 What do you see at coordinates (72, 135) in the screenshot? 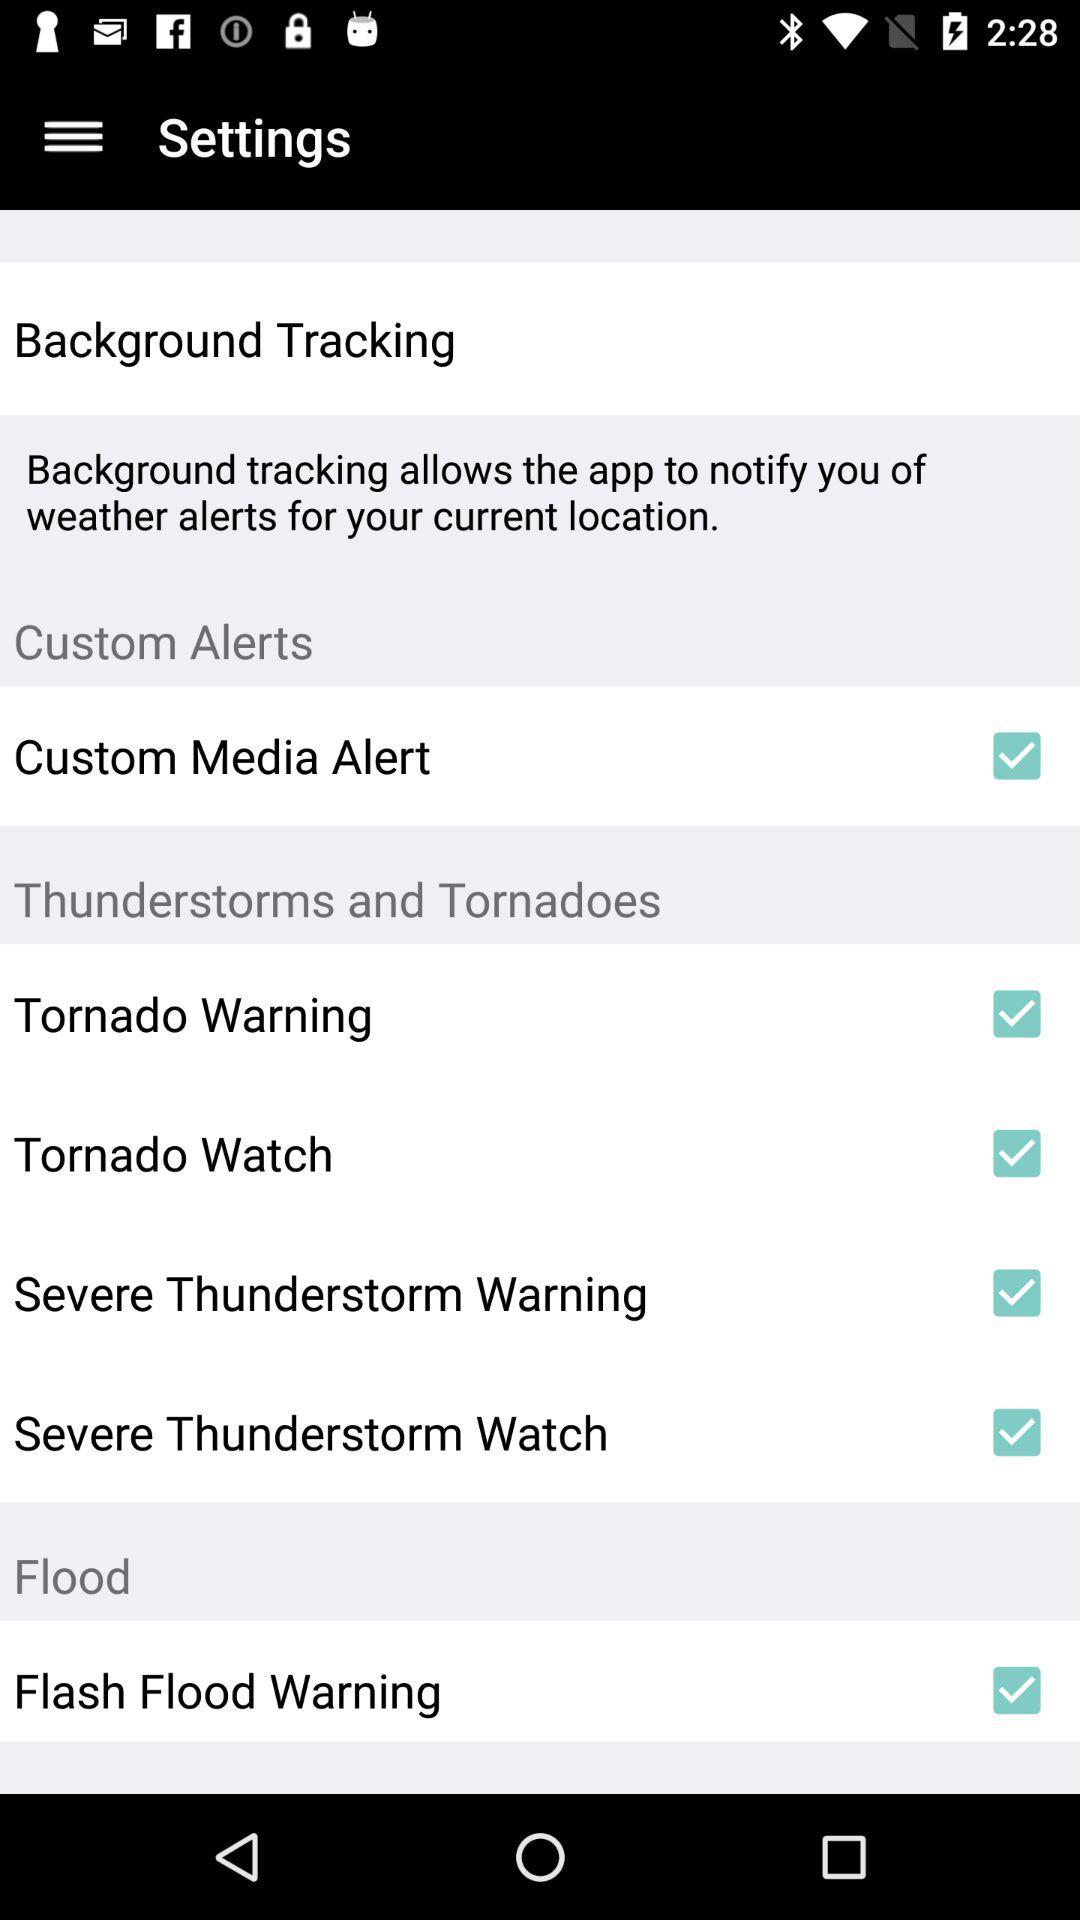
I see `menu option` at bounding box center [72, 135].